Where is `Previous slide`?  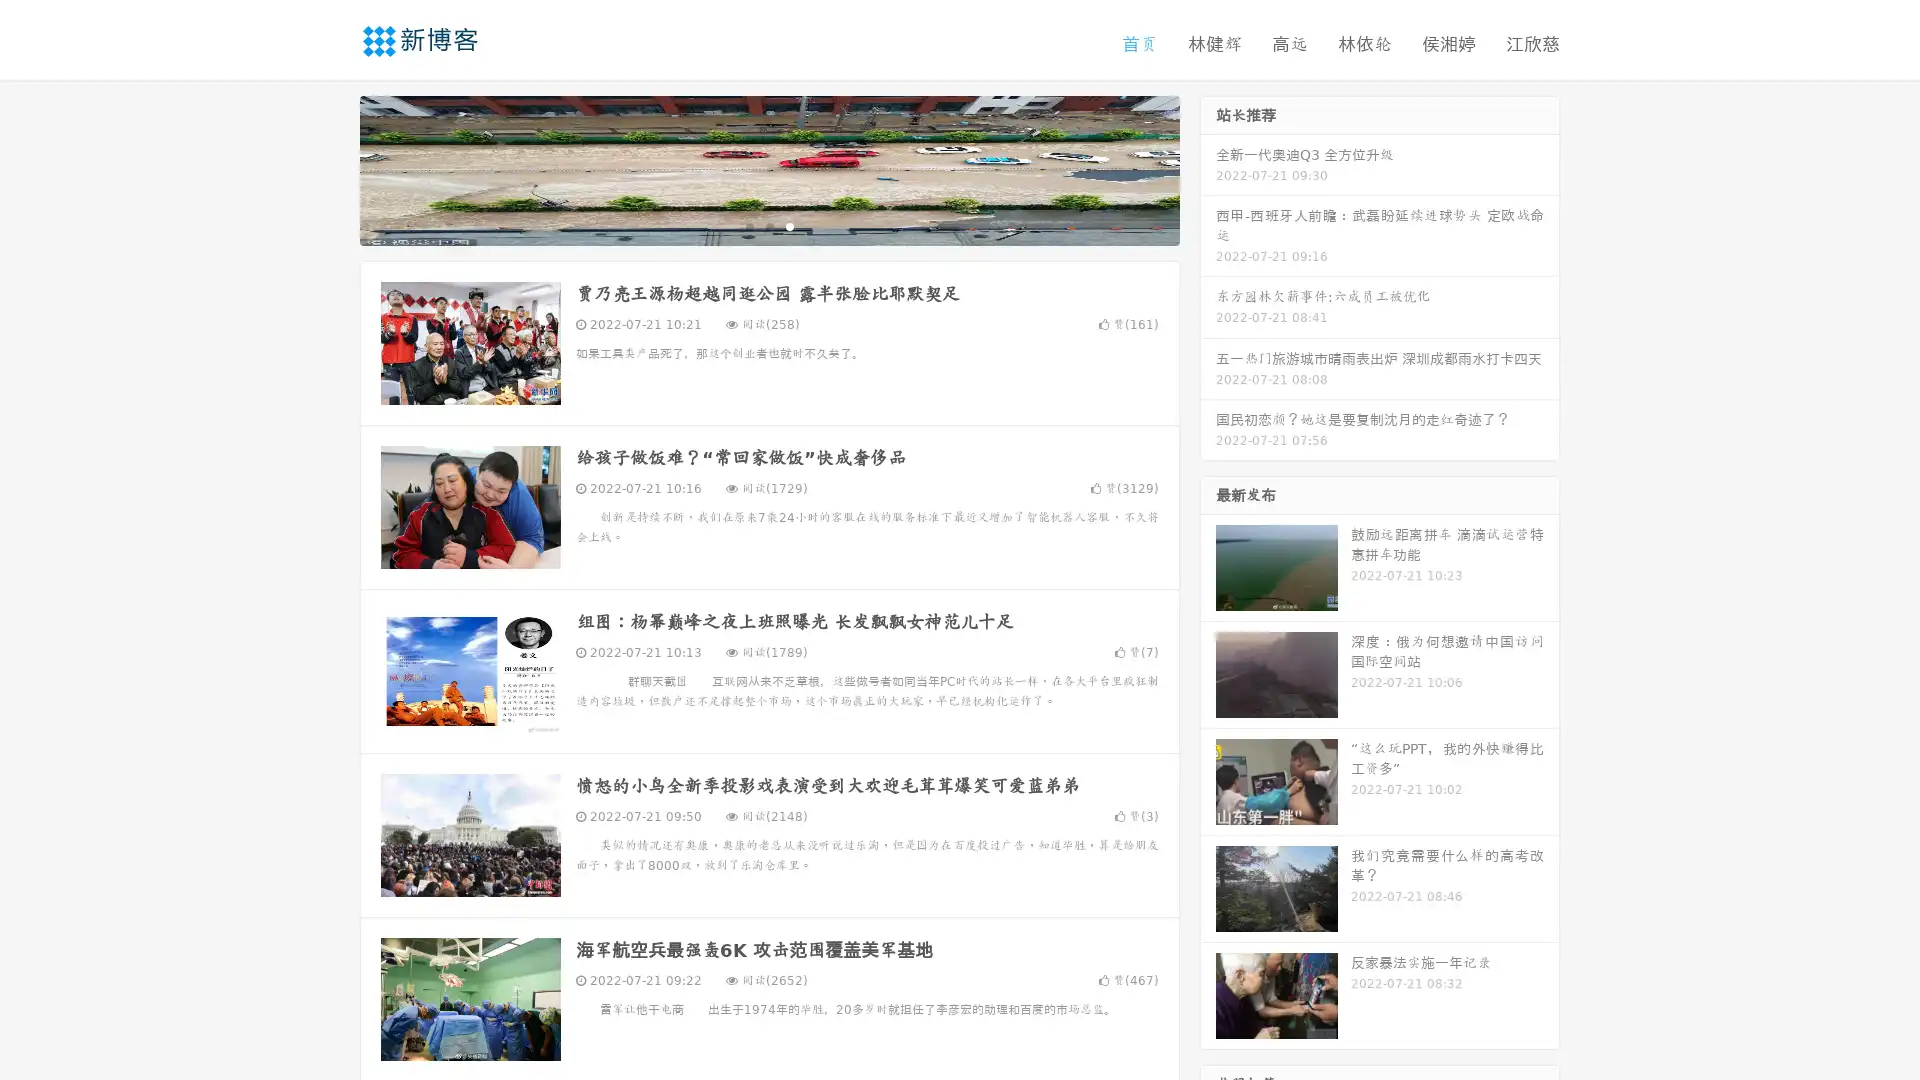 Previous slide is located at coordinates (330, 168).